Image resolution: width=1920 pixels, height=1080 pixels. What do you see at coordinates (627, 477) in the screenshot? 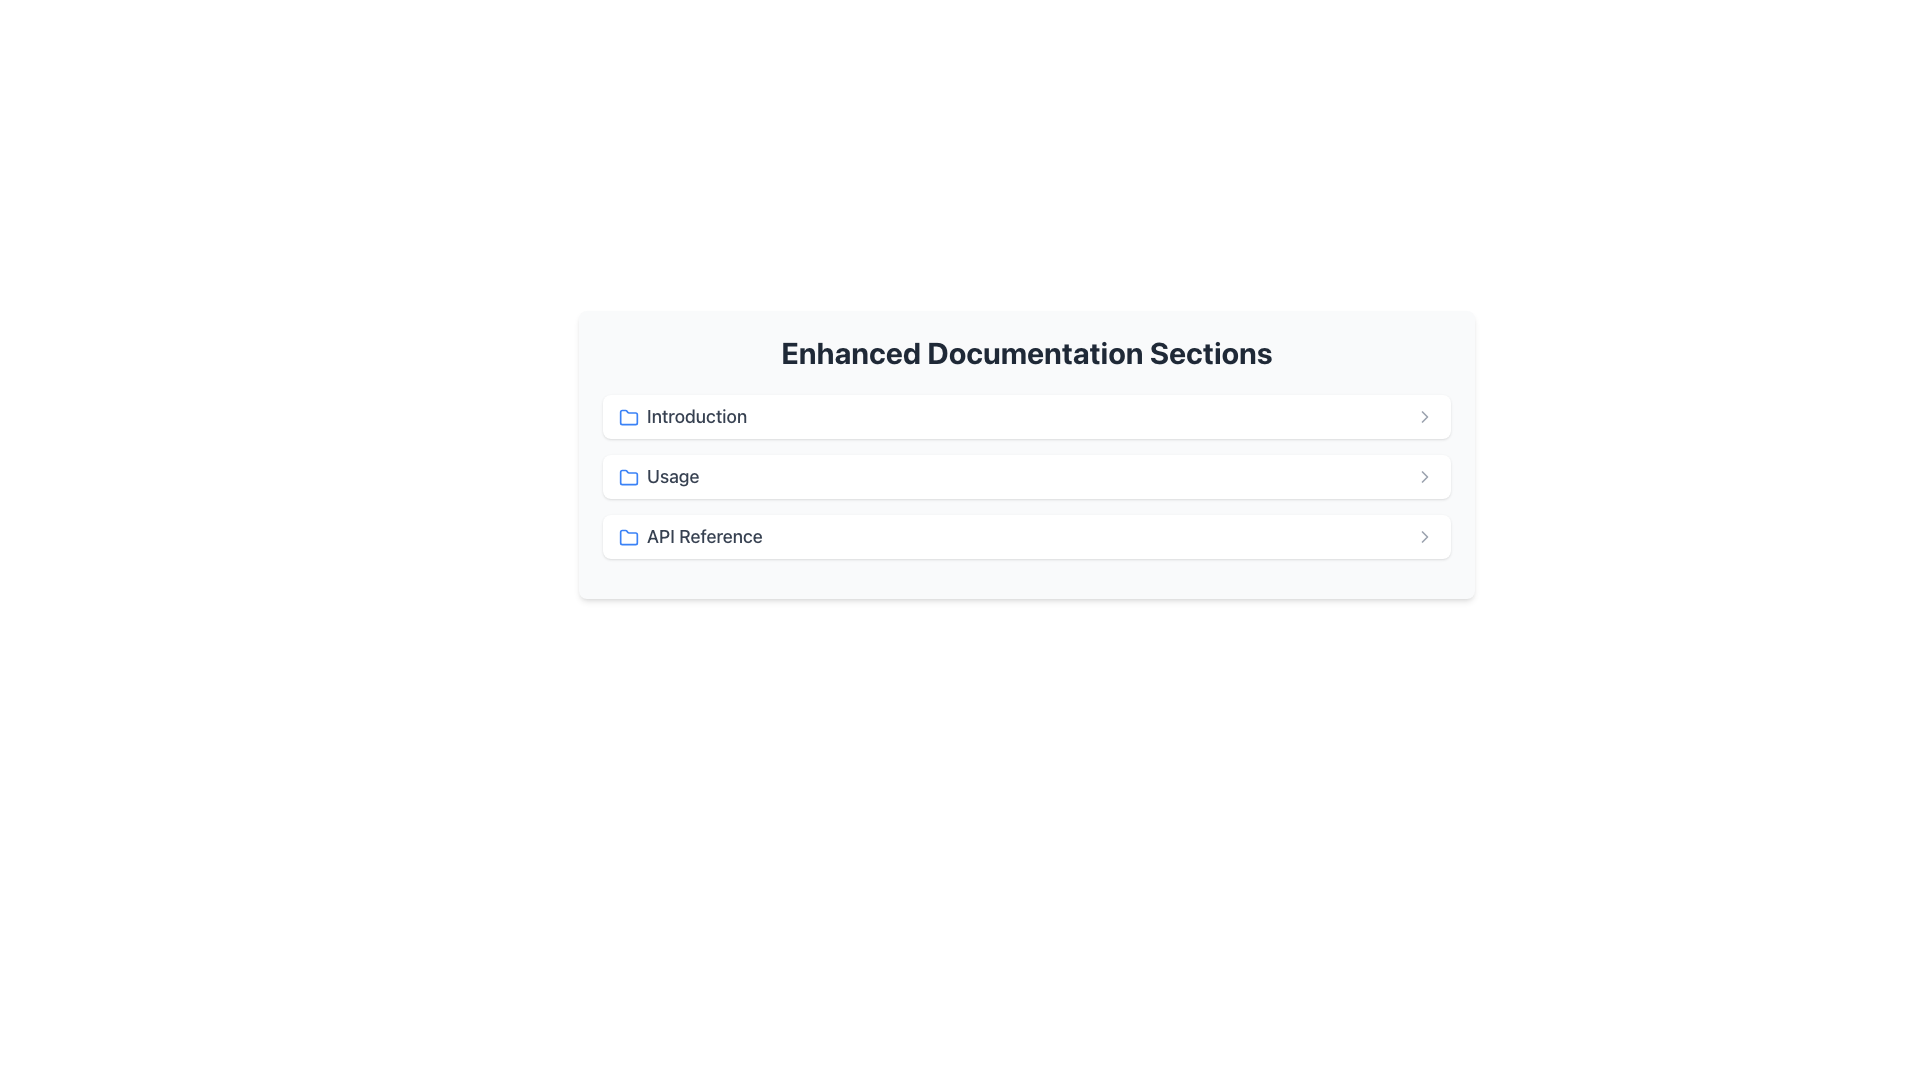
I see `the folder icon associated with the 'Usage' label` at bounding box center [627, 477].